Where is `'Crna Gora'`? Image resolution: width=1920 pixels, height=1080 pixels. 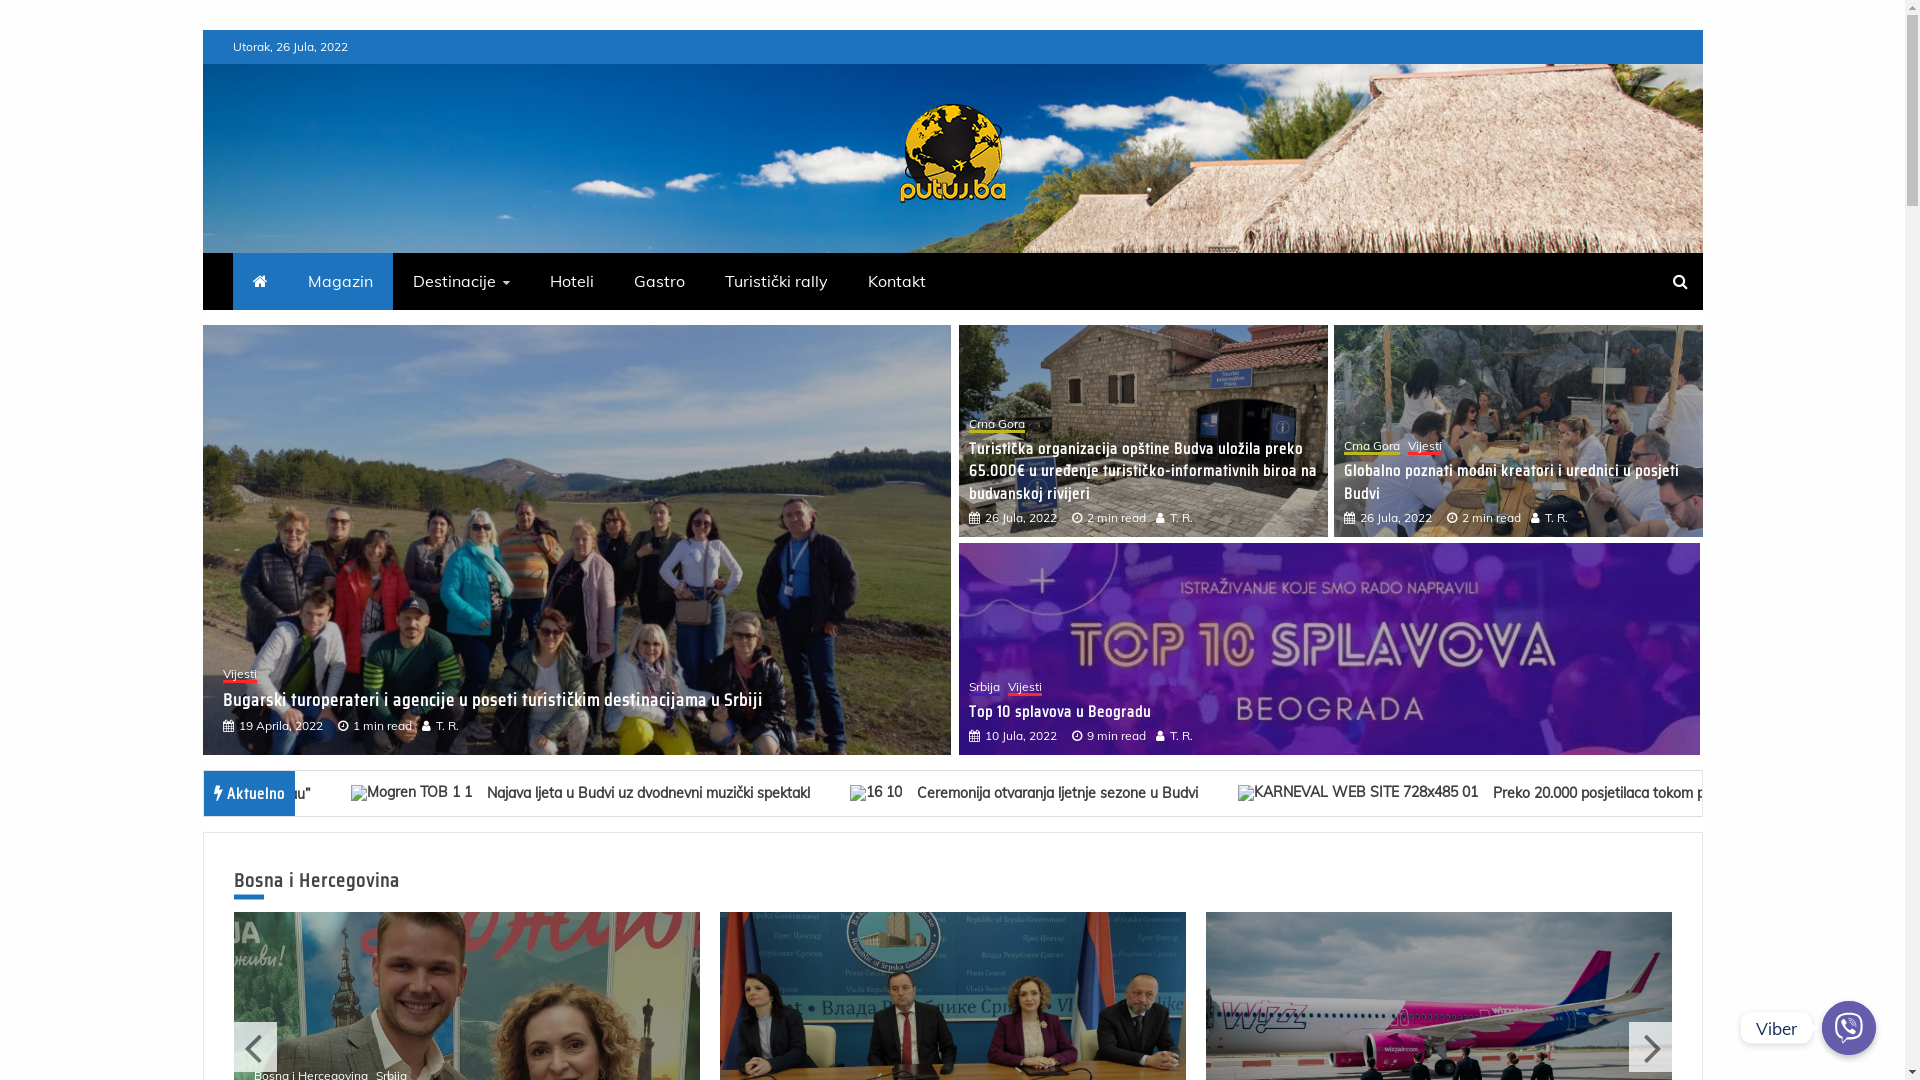
'Crna Gora' is located at coordinates (1371, 446).